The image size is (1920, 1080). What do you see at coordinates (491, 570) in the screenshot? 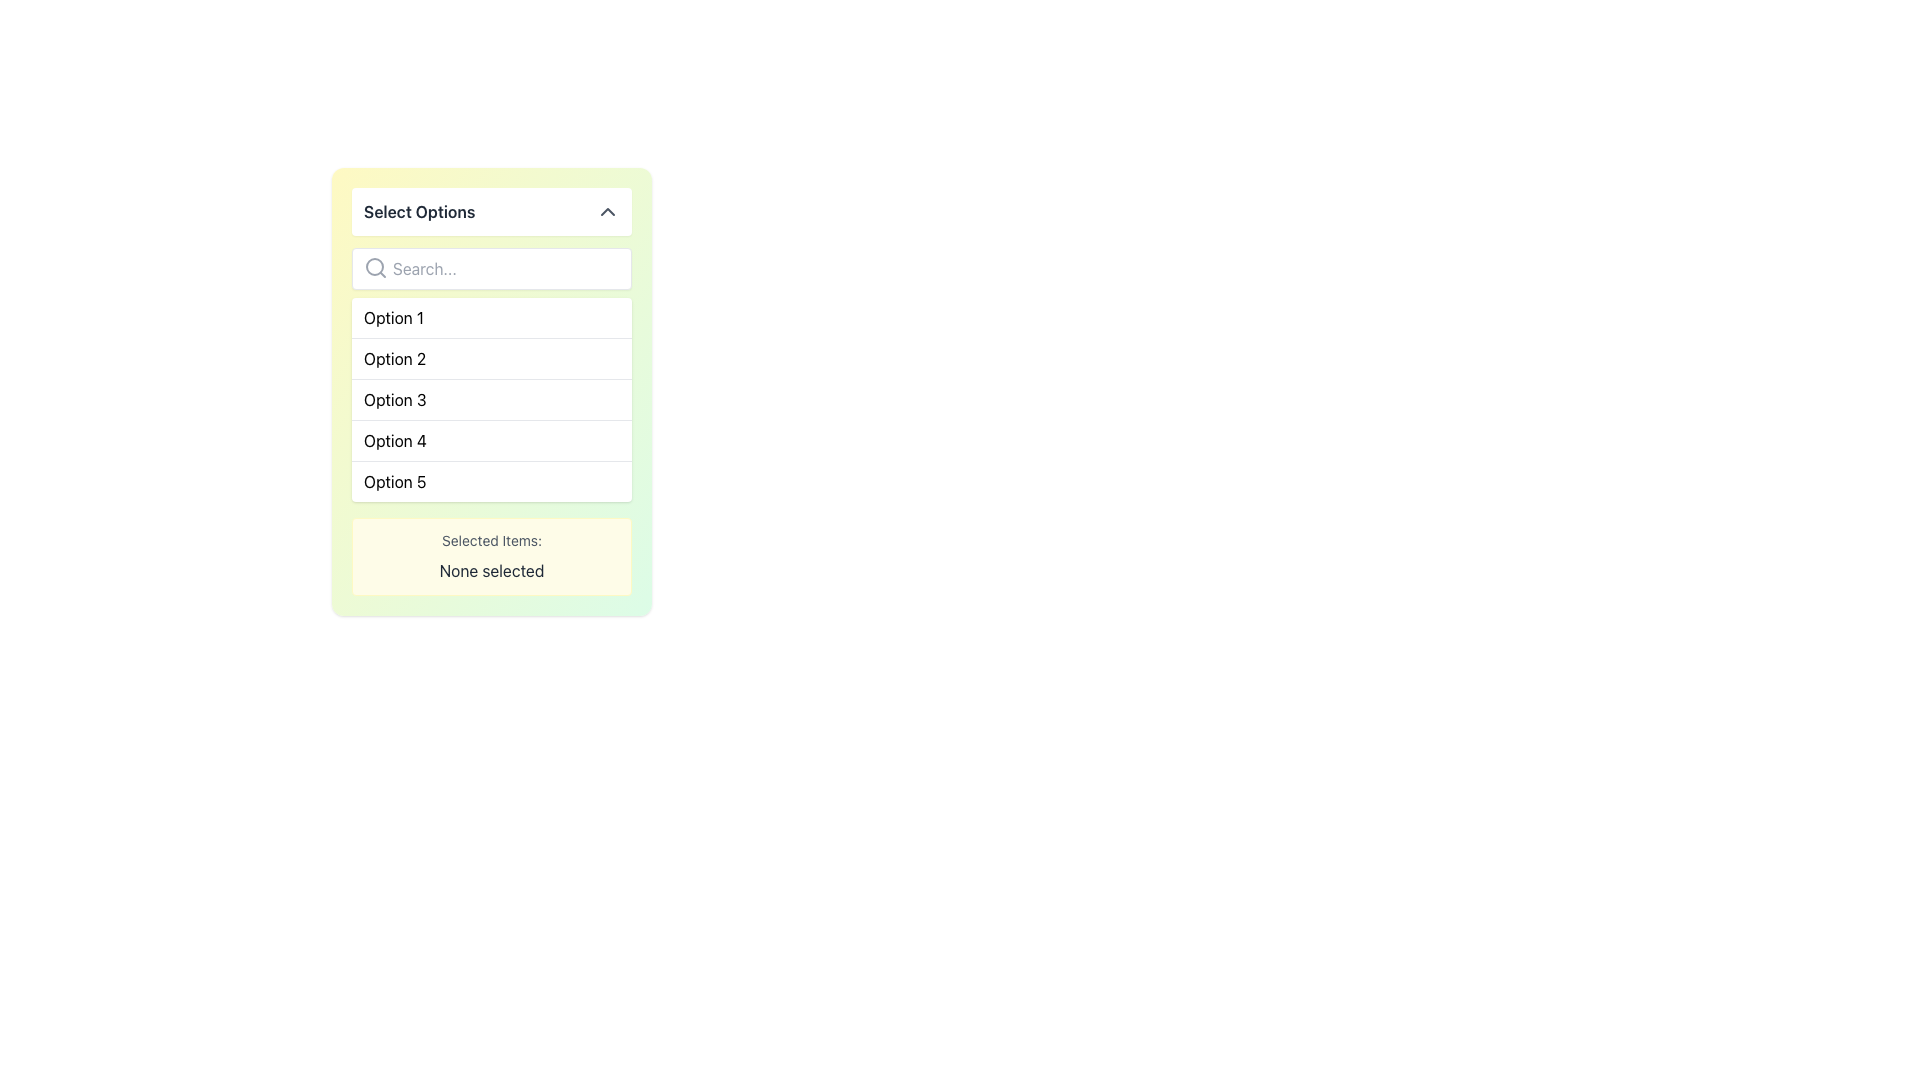
I see `the text label indicating that no items have been selected, which is located below the 'Selected Items:' label` at bounding box center [491, 570].